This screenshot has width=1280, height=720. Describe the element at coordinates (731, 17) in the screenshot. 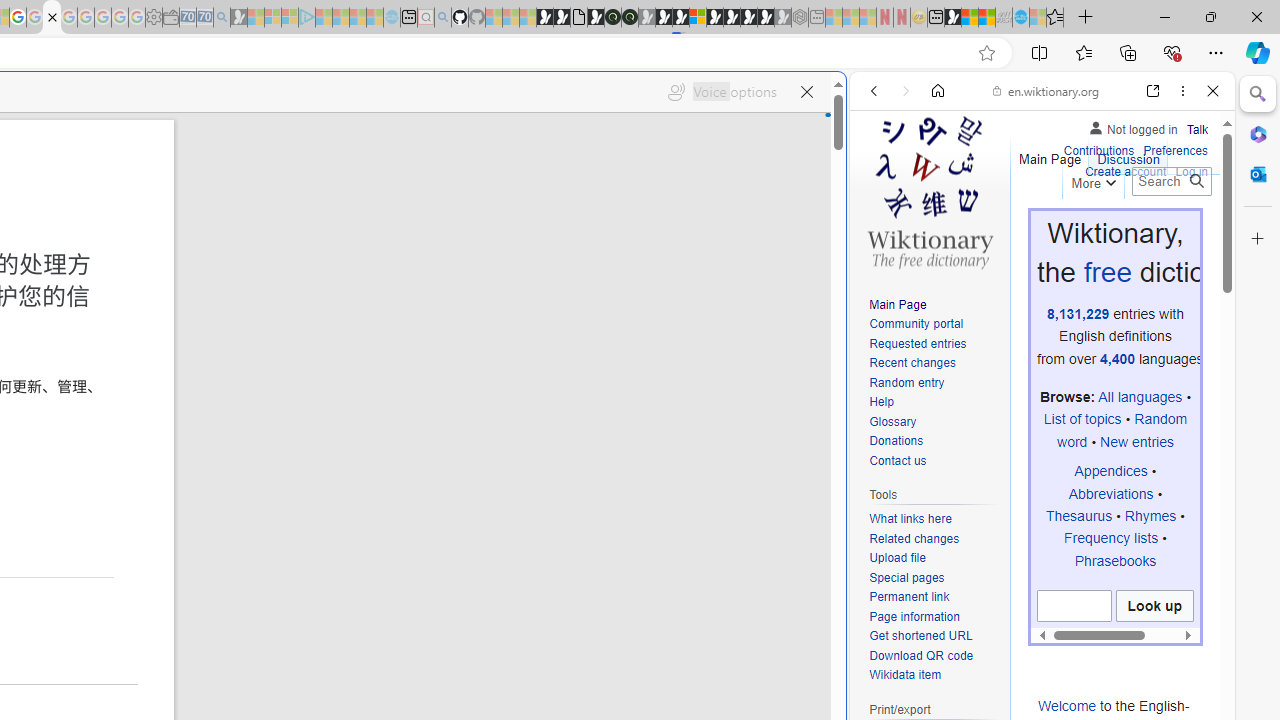

I see `'Play Free Online Games | Games from Microsoft Start'` at that location.